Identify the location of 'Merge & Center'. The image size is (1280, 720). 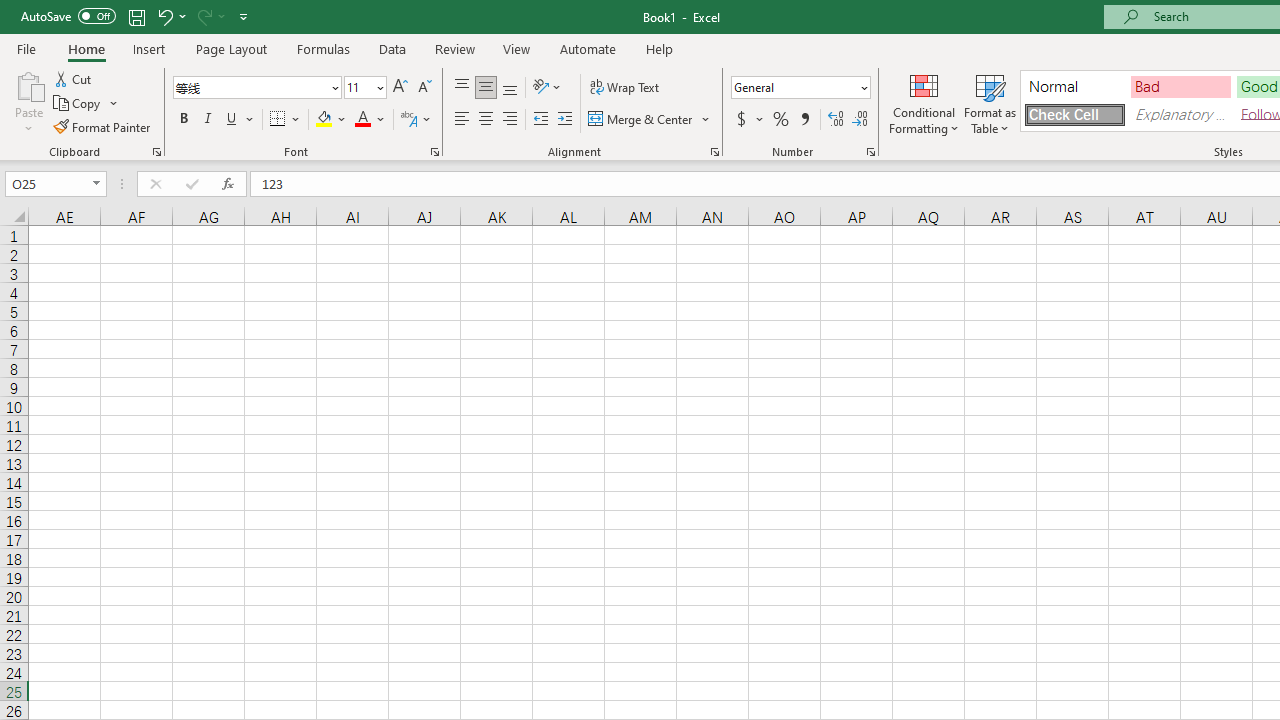
(641, 119).